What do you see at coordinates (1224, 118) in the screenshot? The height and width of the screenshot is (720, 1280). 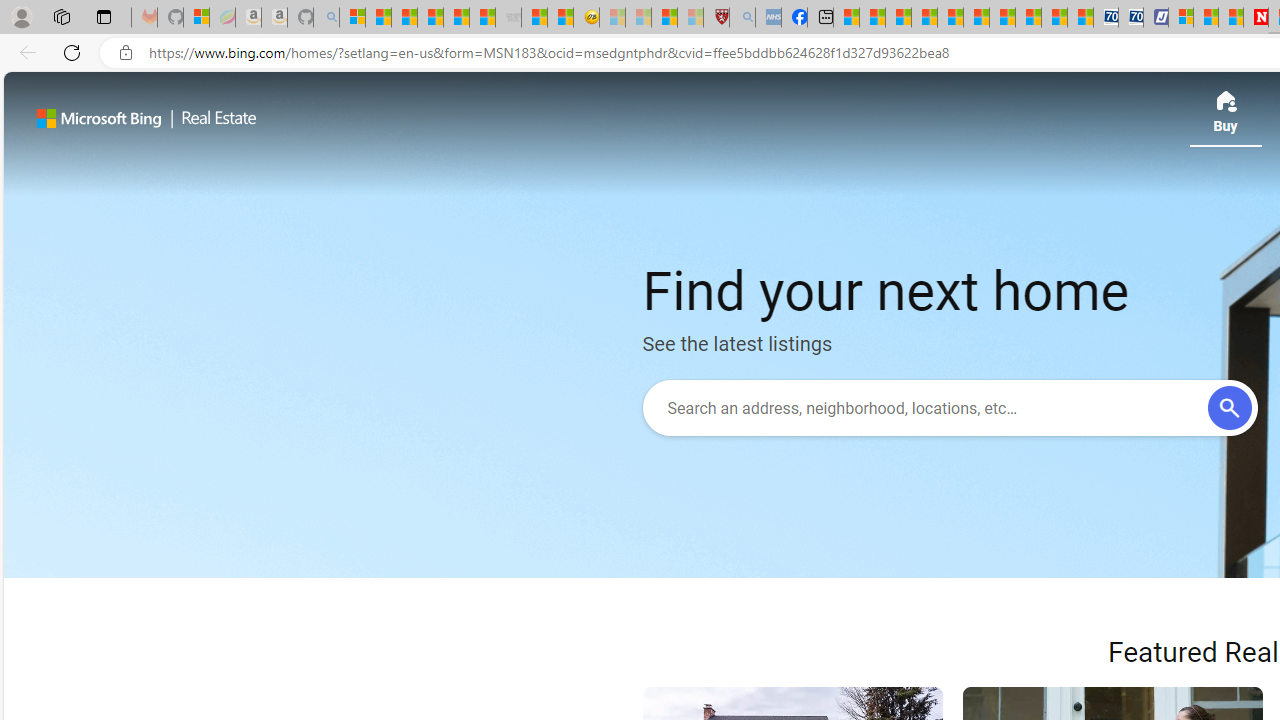 I see `'Buy'` at bounding box center [1224, 118].